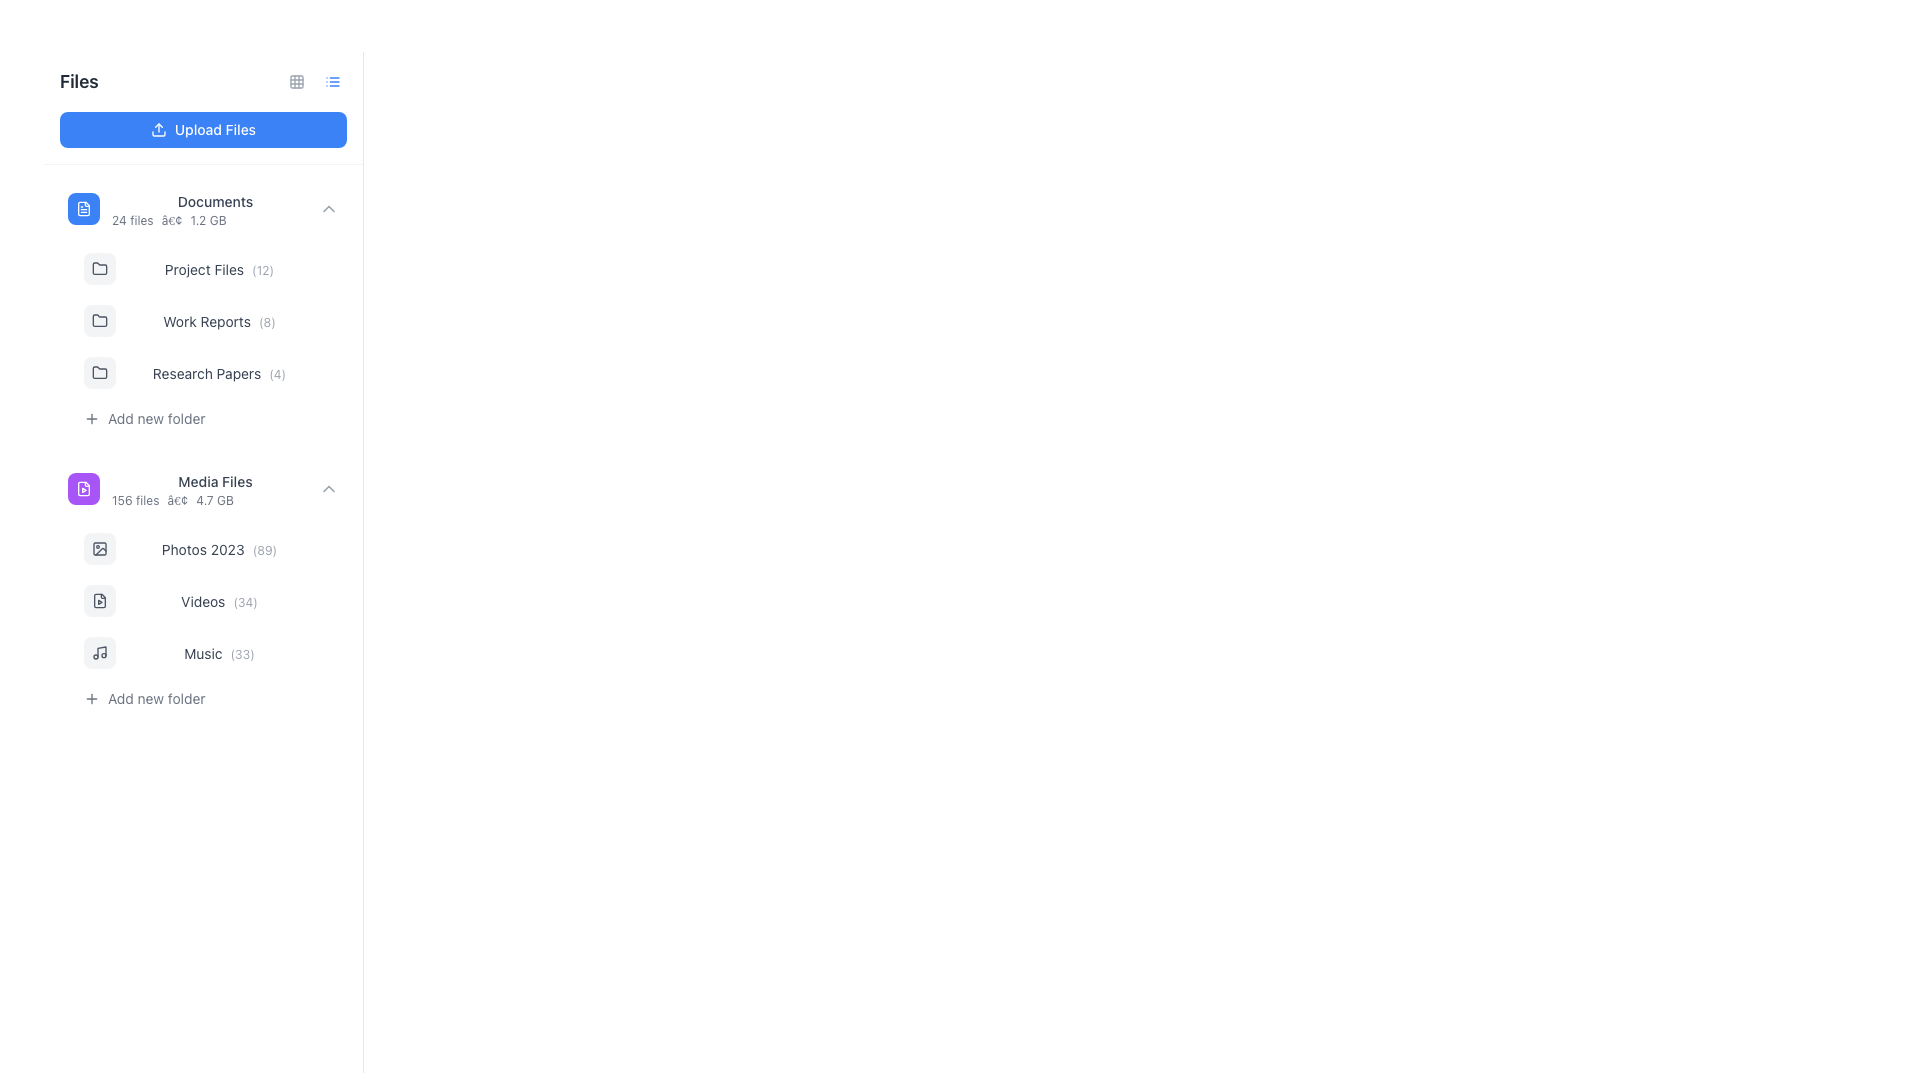 Image resolution: width=1920 pixels, height=1080 pixels. Describe the element at coordinates (211, 600) in the screenshot. I see `the navigation list item labeled 'Videos (34)' which is located` at that location.